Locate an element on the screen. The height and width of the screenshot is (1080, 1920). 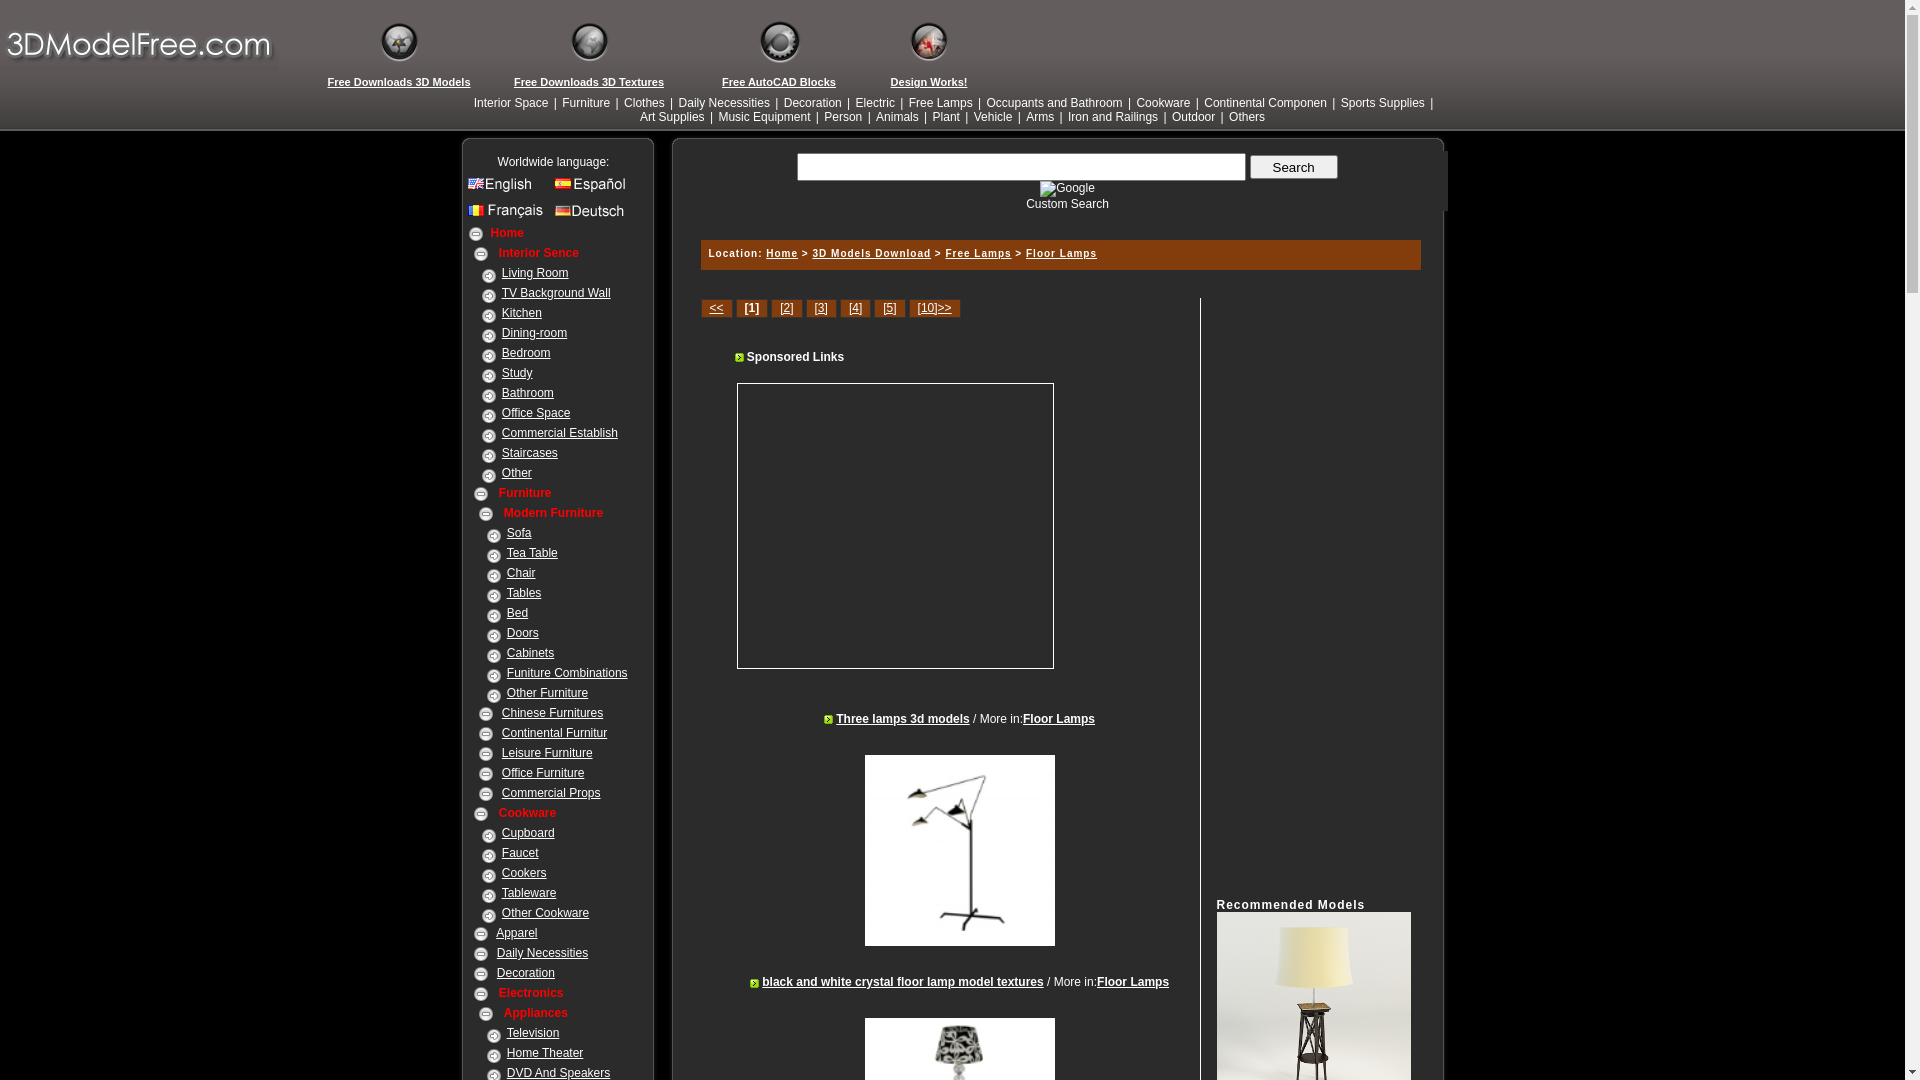
'Sofa' is located at coordinates (519, 531).